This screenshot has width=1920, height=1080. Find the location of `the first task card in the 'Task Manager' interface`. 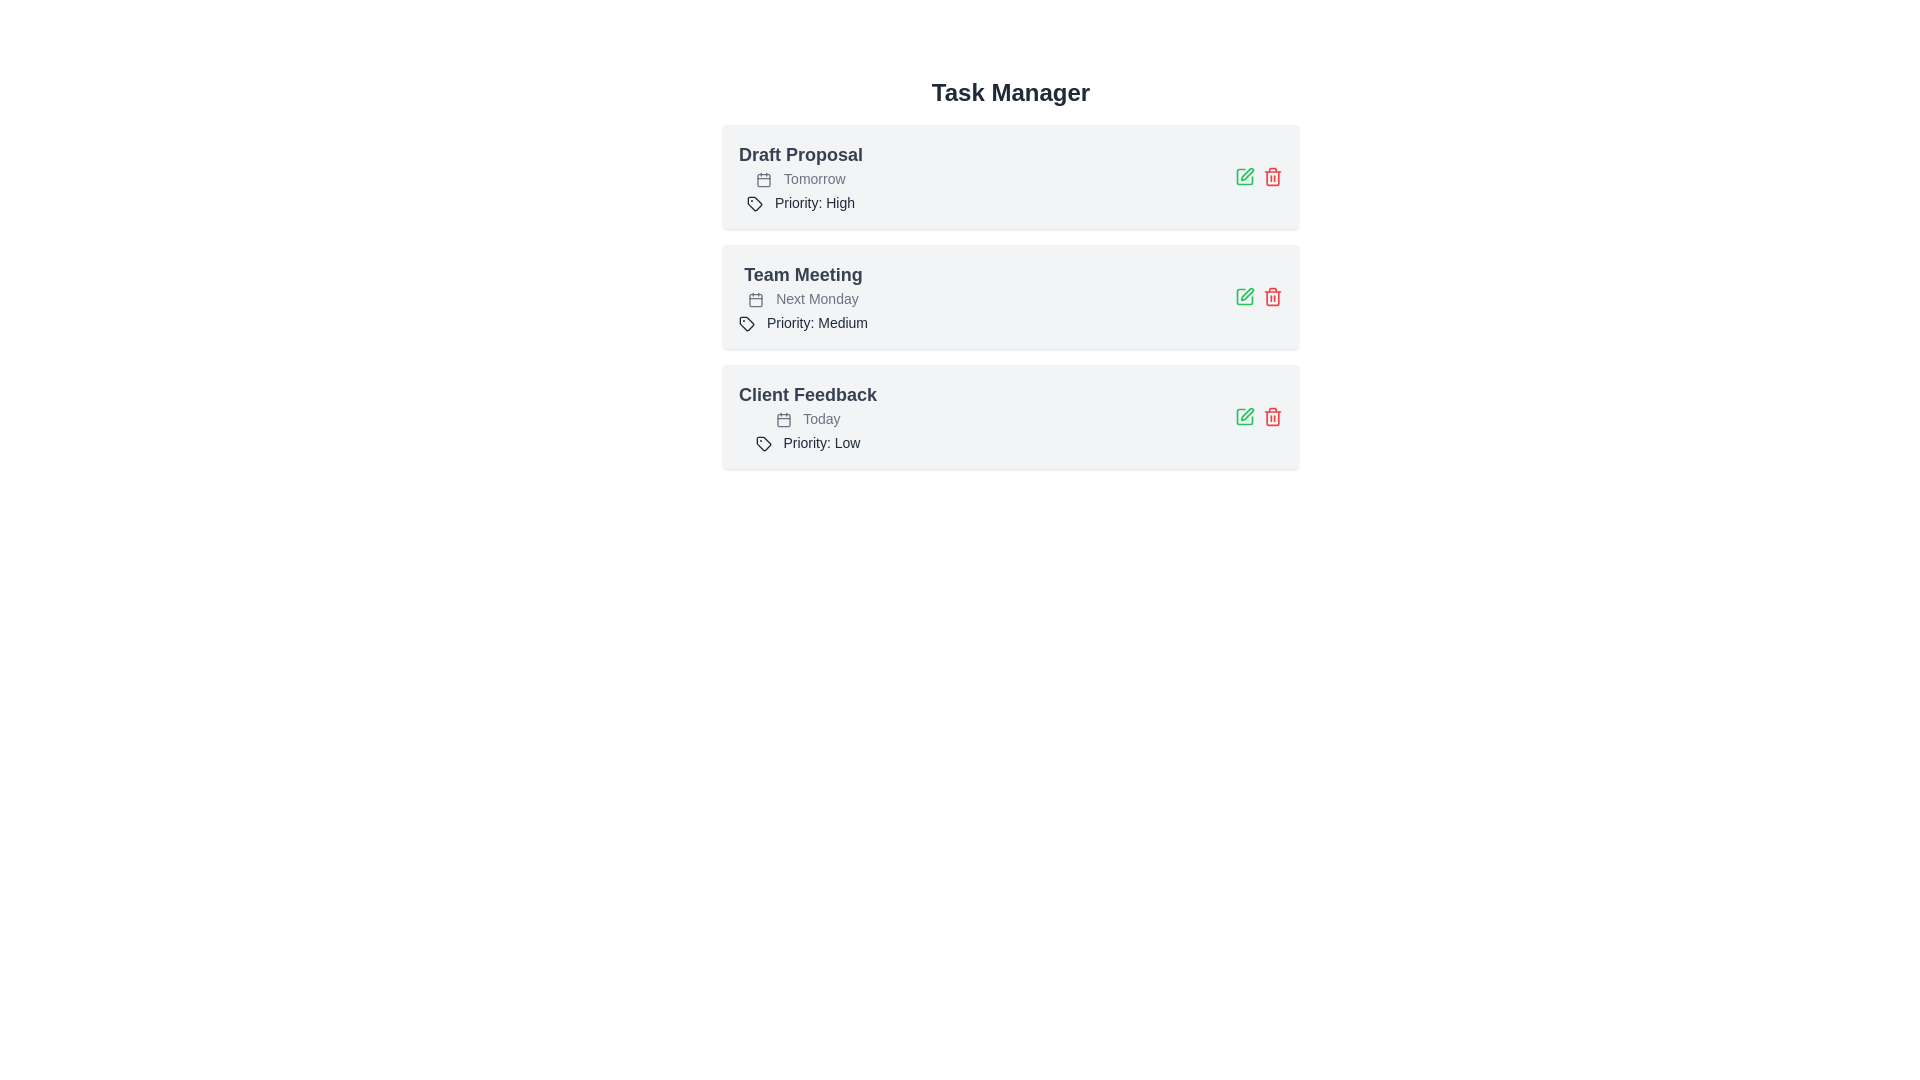

the first task card in the 'Task Manager' interface is located at coordinates (801, 176).